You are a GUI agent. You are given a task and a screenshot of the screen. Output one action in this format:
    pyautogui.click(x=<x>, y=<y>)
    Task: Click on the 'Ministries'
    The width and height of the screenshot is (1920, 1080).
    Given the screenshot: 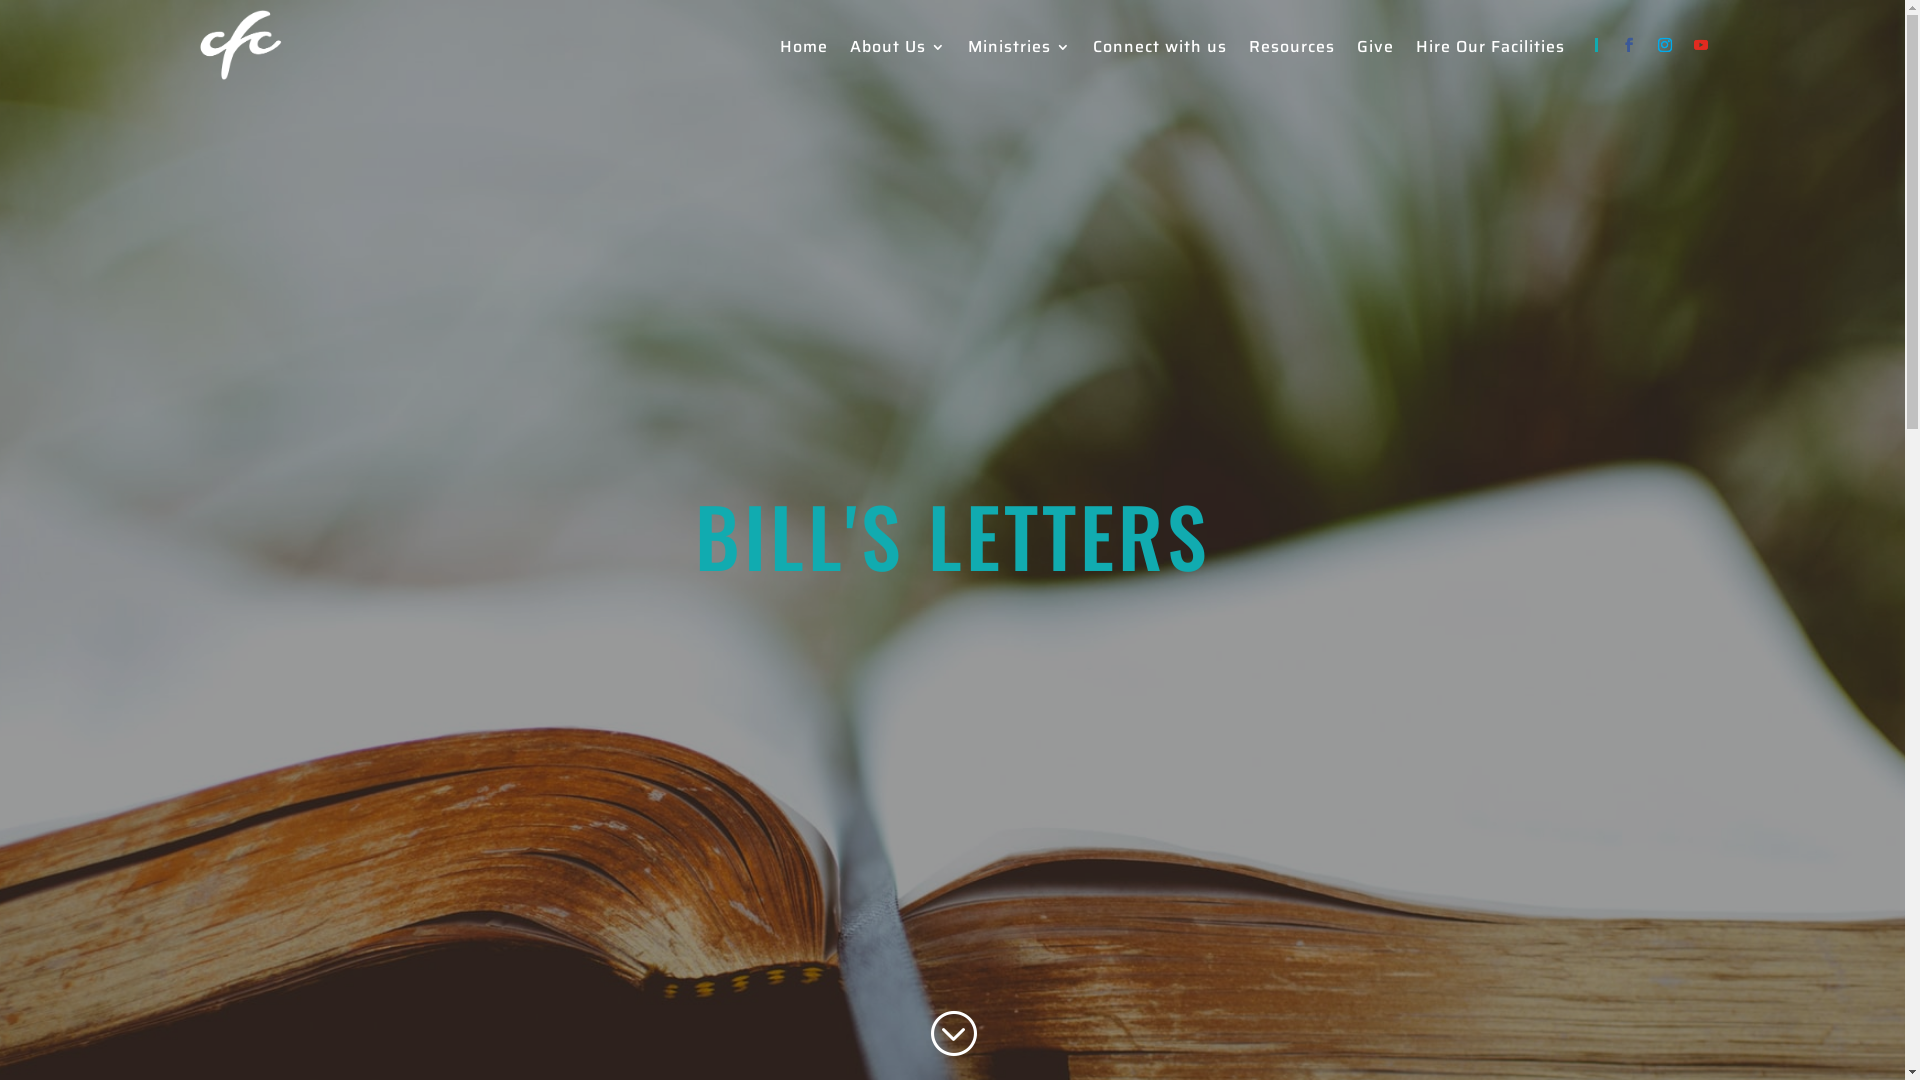 What is the action you would take?
    pyautogui.click(x=1019, y=49)
    